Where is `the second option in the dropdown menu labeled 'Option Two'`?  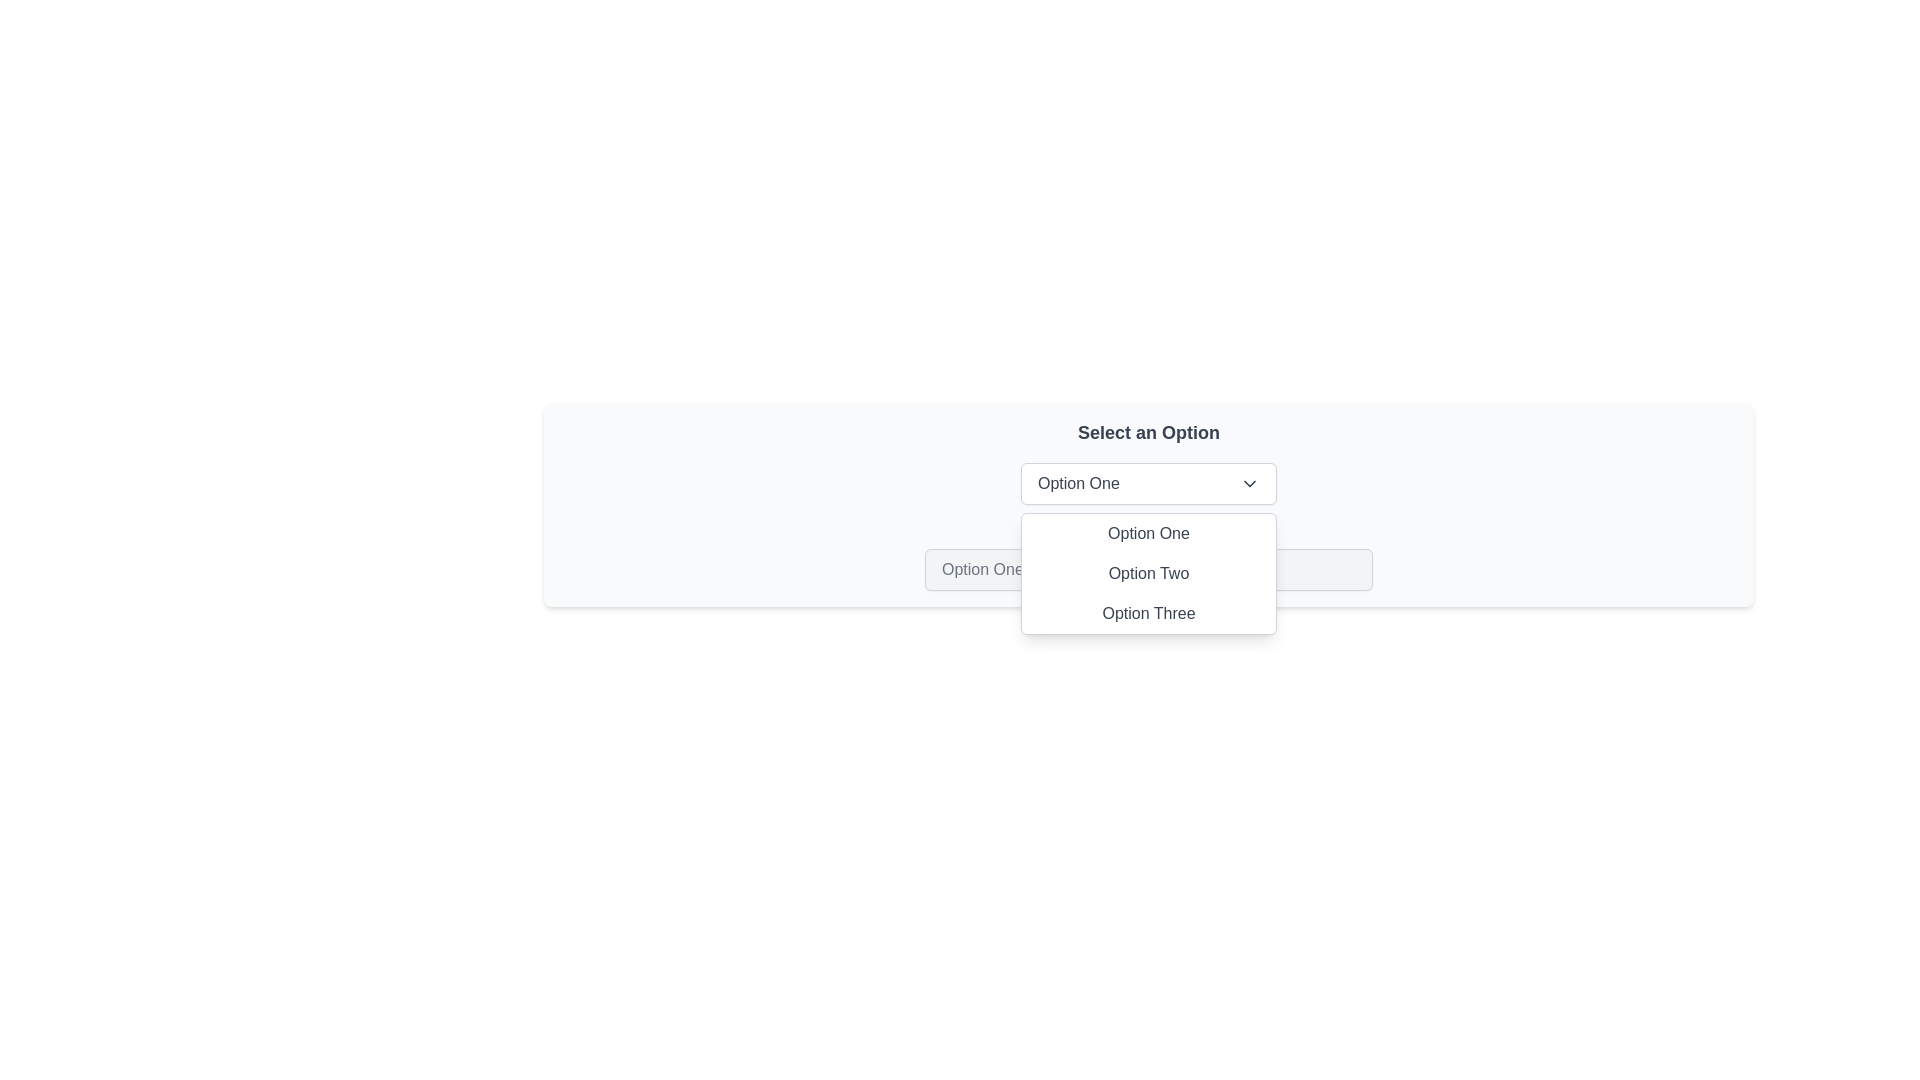
the second option in the dropdown menu labeled 'Option Two' is located at coordinates (1148, 574).